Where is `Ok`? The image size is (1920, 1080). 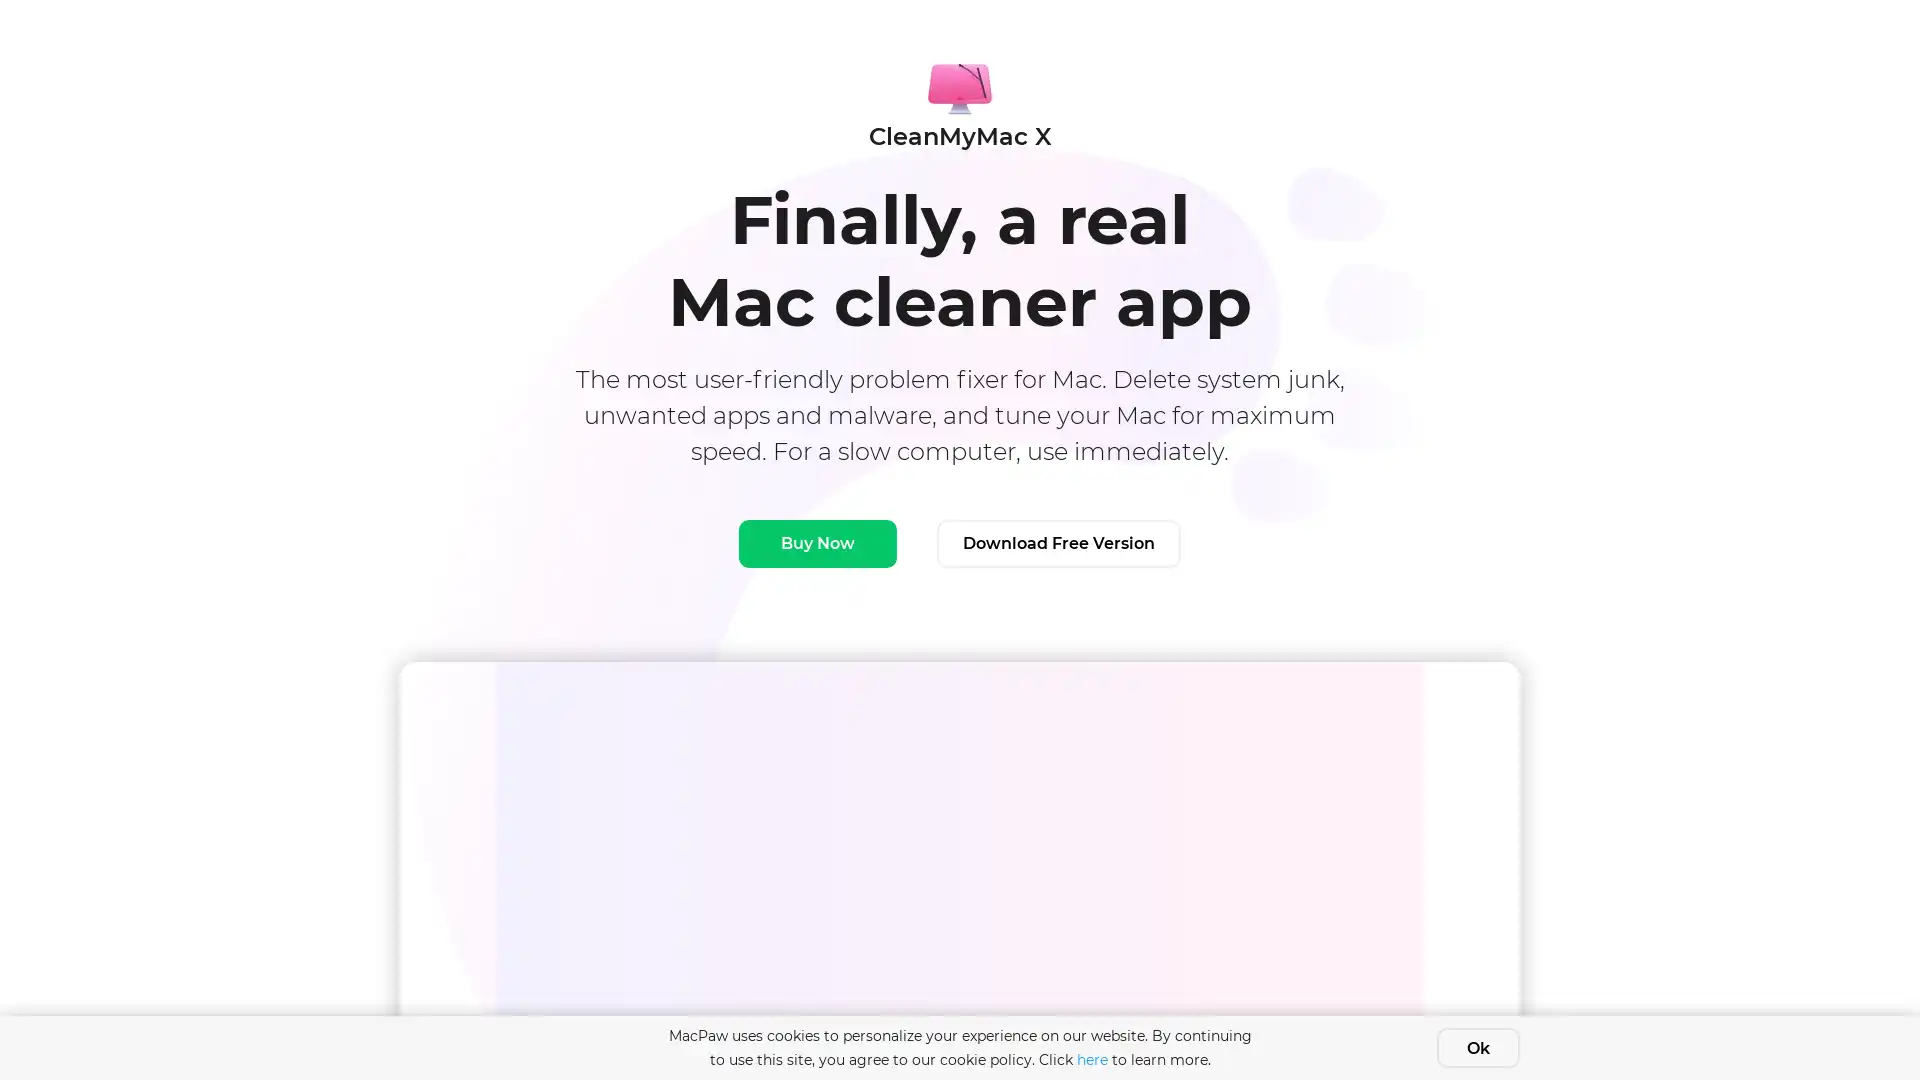
Ok is located at coordinates (1478, 1047).